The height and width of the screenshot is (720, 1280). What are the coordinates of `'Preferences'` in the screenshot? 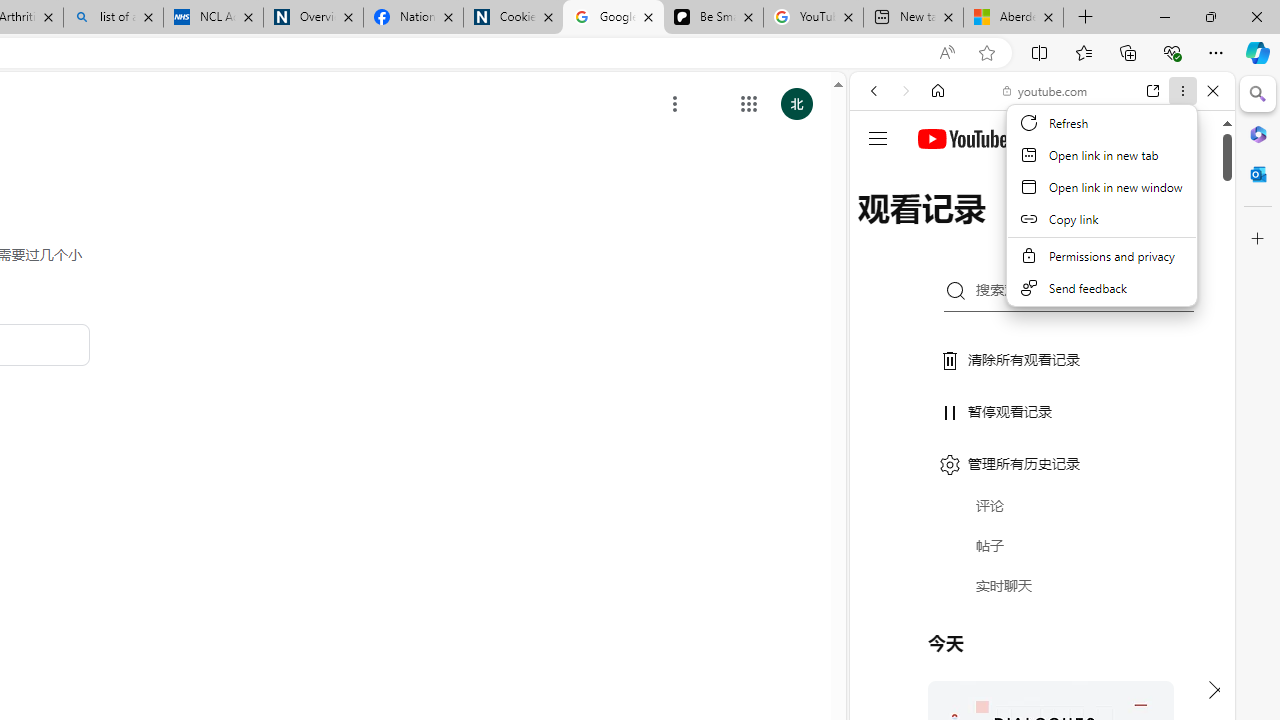 It's located at (1189, 227).